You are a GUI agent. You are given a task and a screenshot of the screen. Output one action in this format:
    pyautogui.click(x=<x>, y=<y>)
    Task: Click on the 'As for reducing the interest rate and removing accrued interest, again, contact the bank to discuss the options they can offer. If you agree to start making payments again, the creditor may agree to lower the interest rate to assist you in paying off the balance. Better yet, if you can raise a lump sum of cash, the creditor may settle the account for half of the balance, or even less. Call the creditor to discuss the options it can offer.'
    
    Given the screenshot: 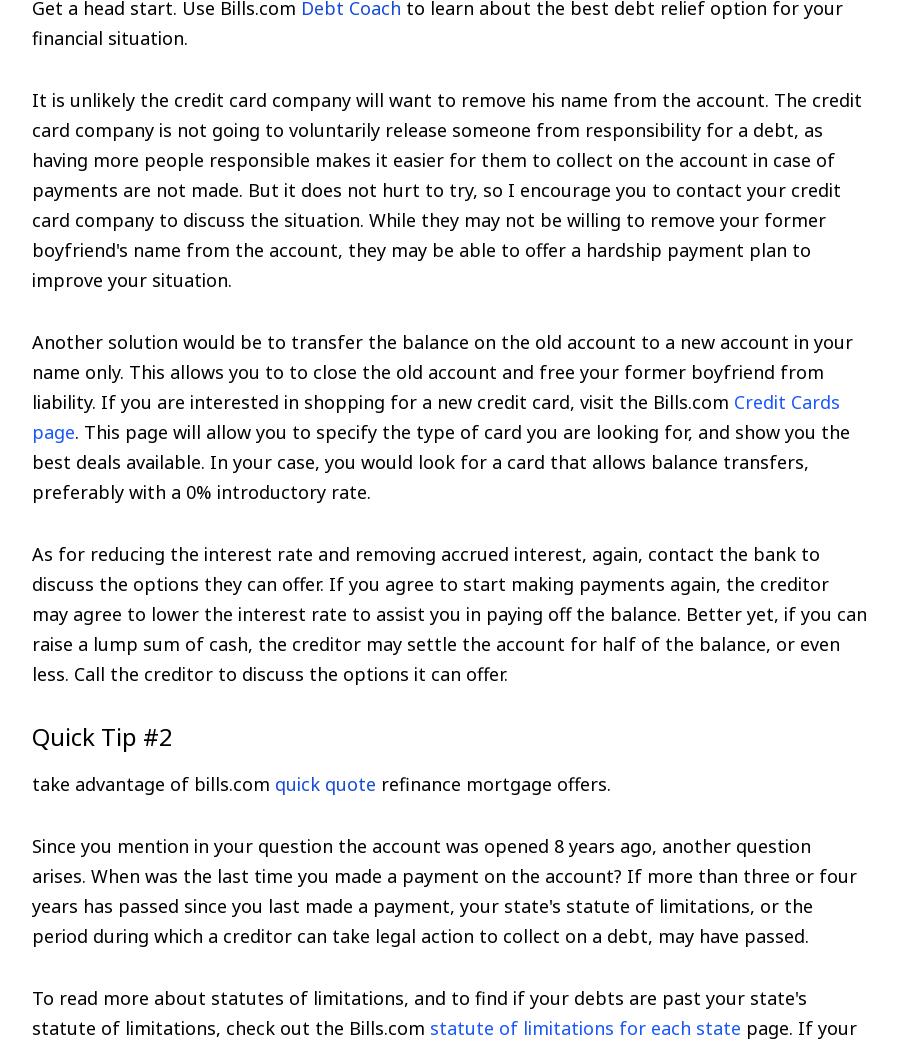 What is the action you would take?
    pyautogui.click(x=449, y=612)
    